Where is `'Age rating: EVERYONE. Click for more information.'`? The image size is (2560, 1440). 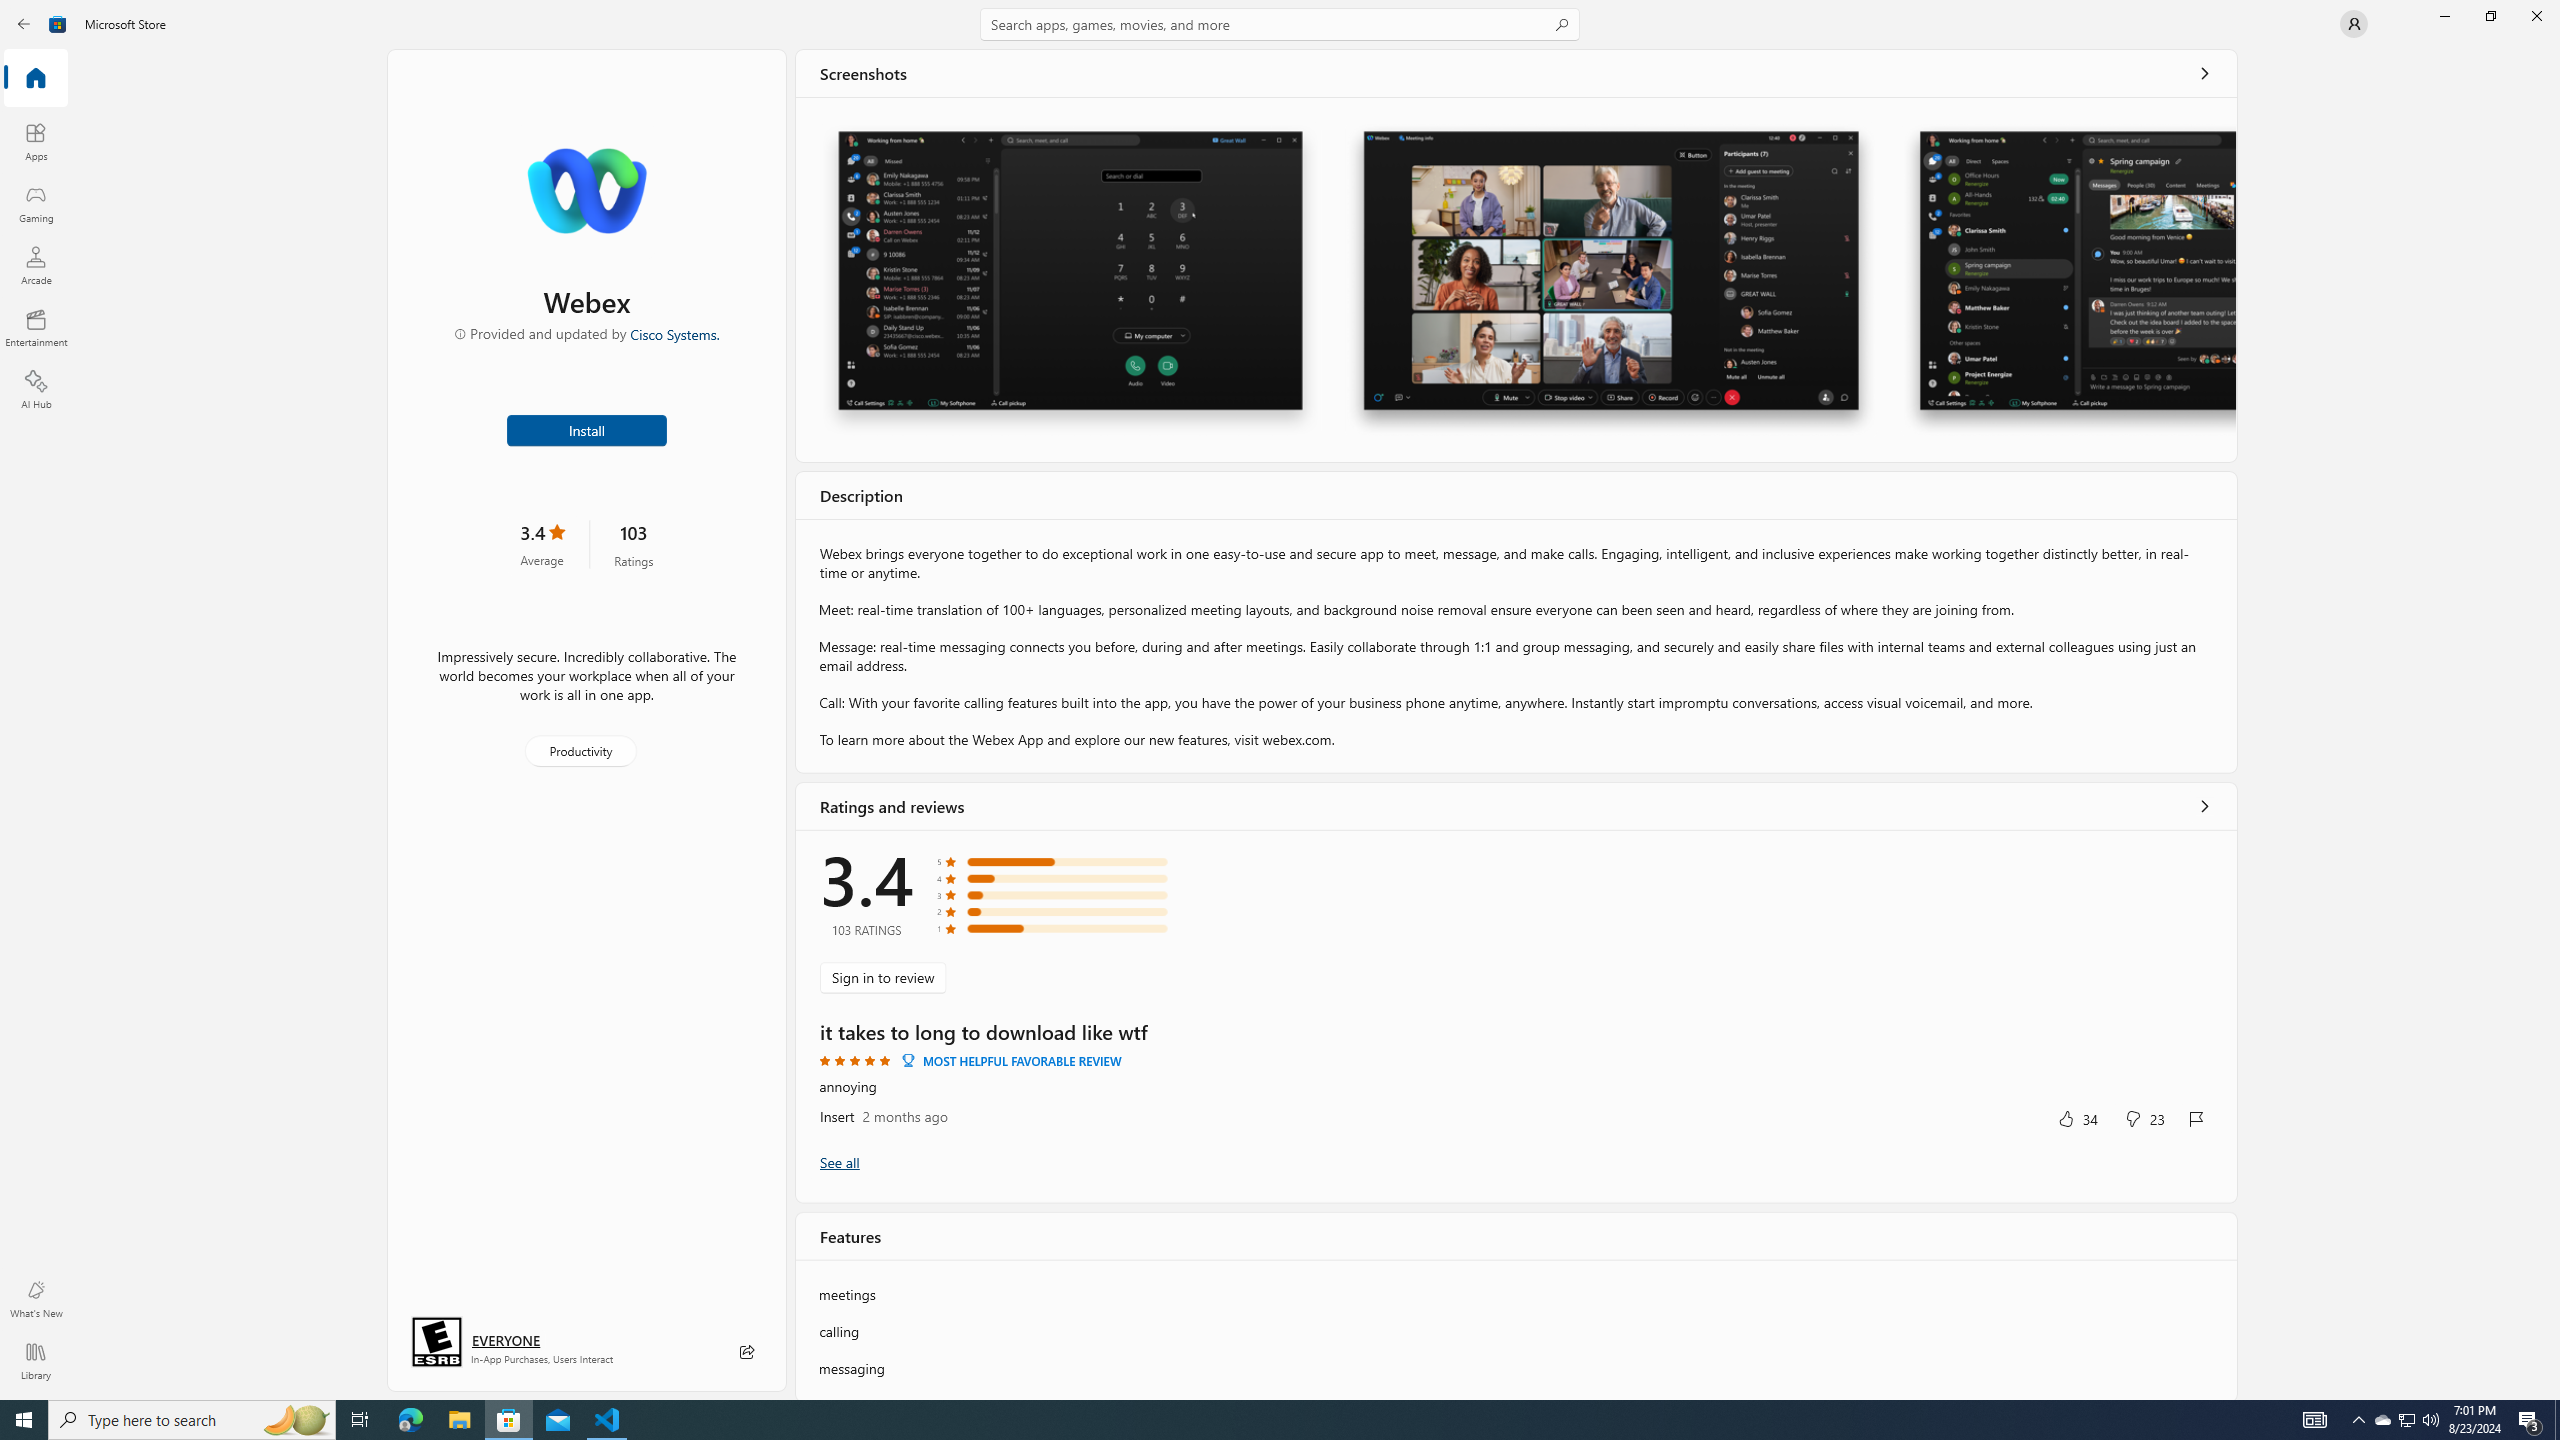
'Age rating: EVERYONE. Click for more information.' is located at coordinates (505, 1340).